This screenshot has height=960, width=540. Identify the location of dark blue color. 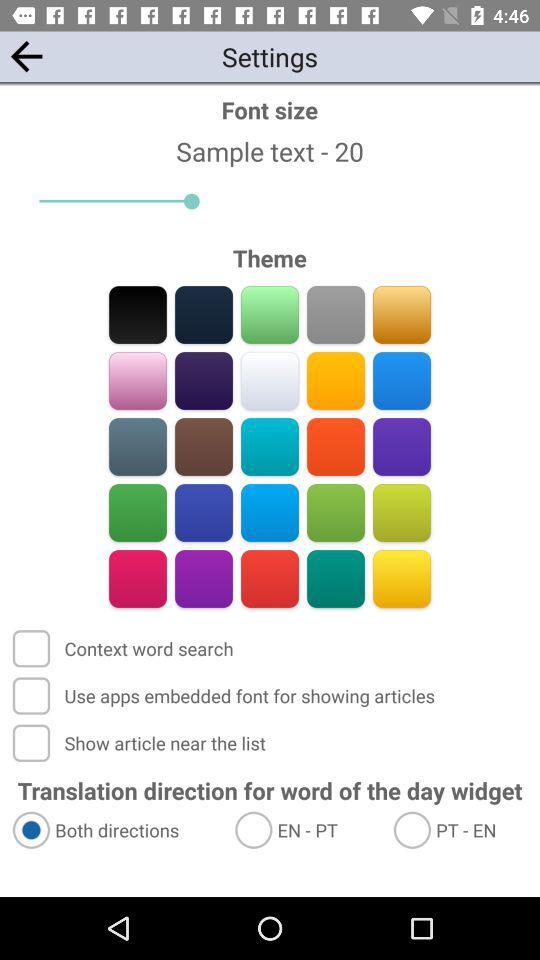
(203, 512).